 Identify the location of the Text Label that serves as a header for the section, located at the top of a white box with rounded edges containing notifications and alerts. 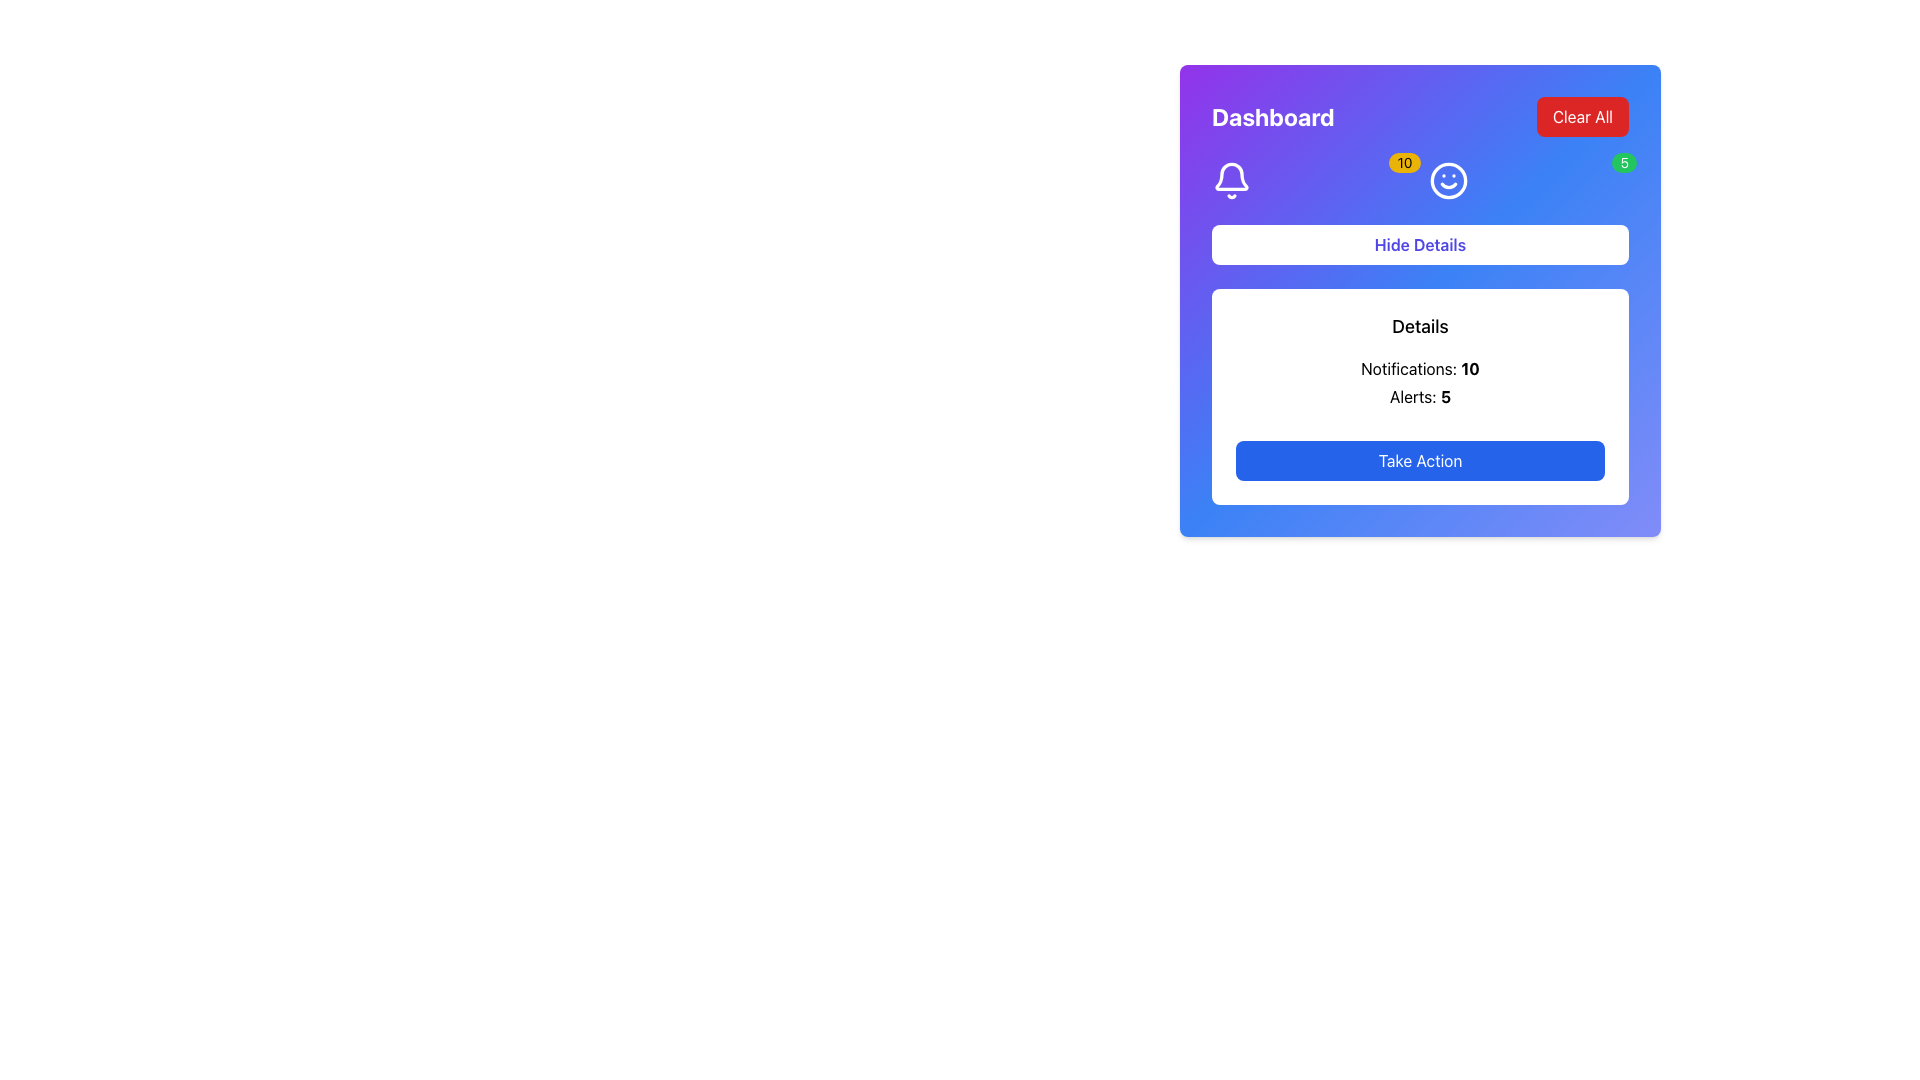
(1419, 326).